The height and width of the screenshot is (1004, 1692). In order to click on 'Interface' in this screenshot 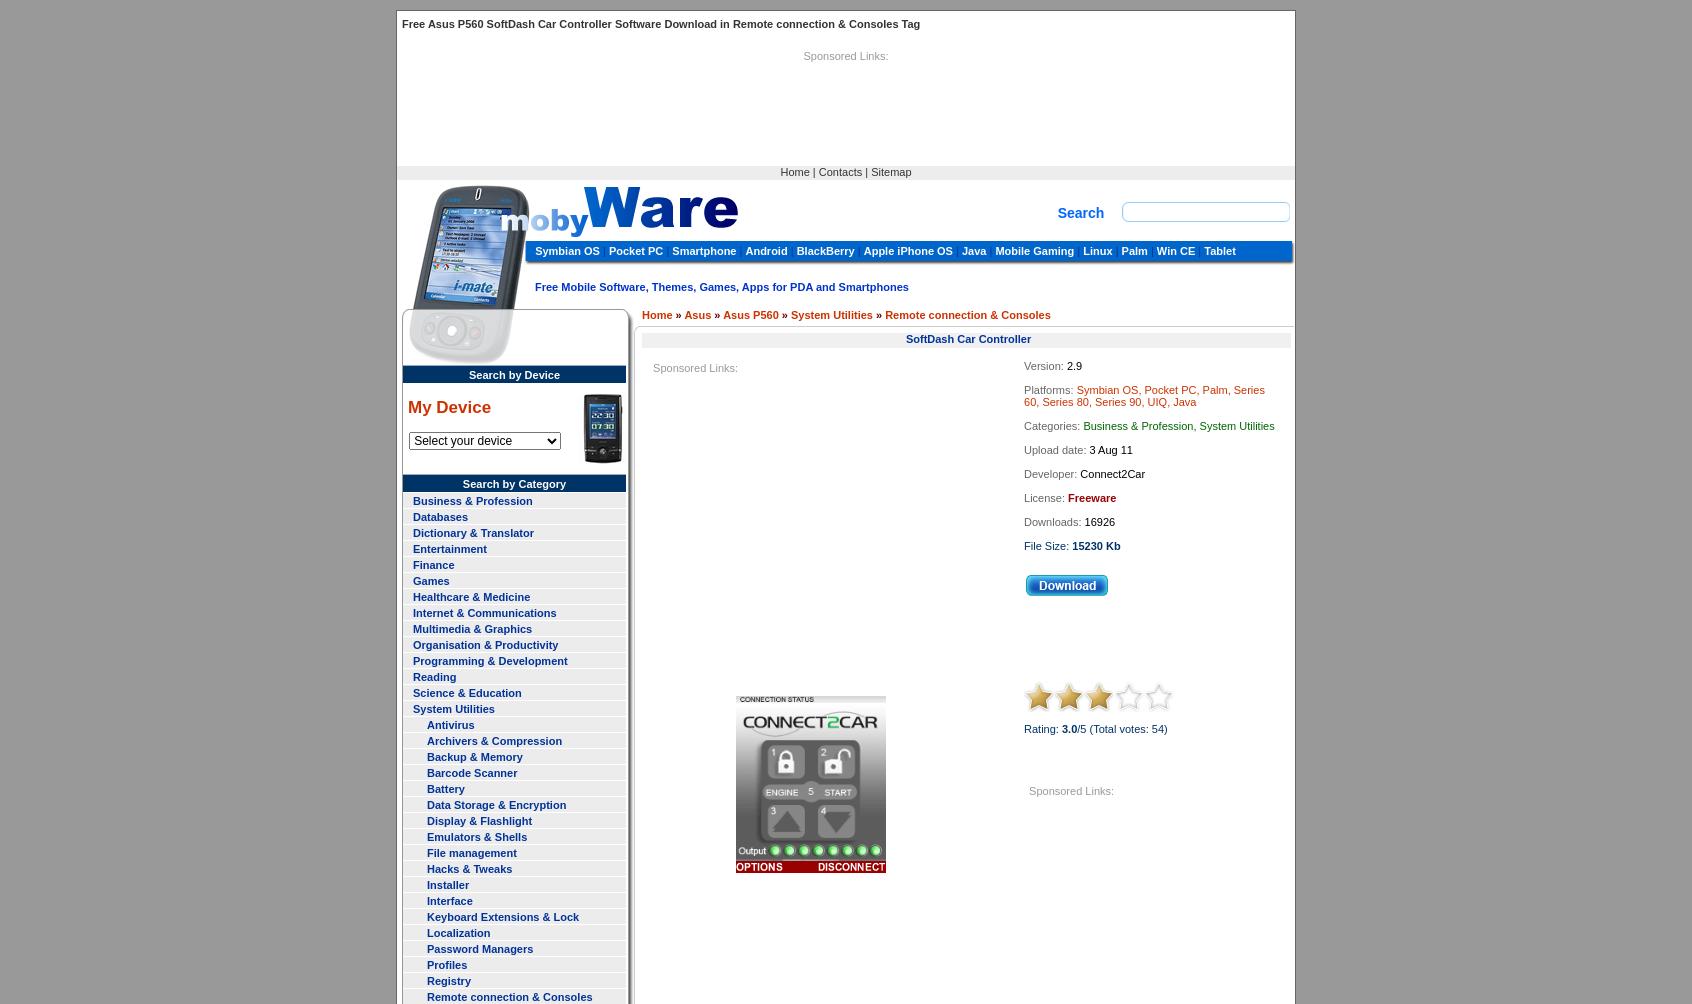, I will do `click(448, 898)`.